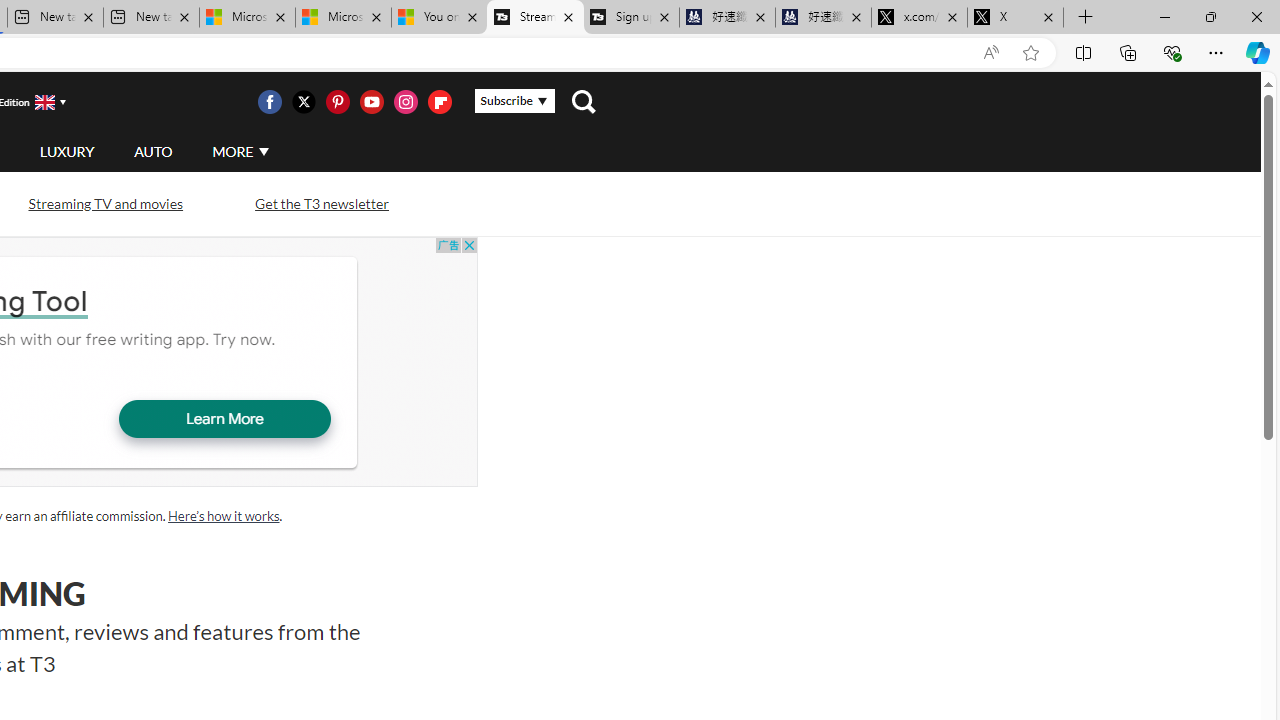  I want to click on 'Visit us on Twitter', so click(302, 101).